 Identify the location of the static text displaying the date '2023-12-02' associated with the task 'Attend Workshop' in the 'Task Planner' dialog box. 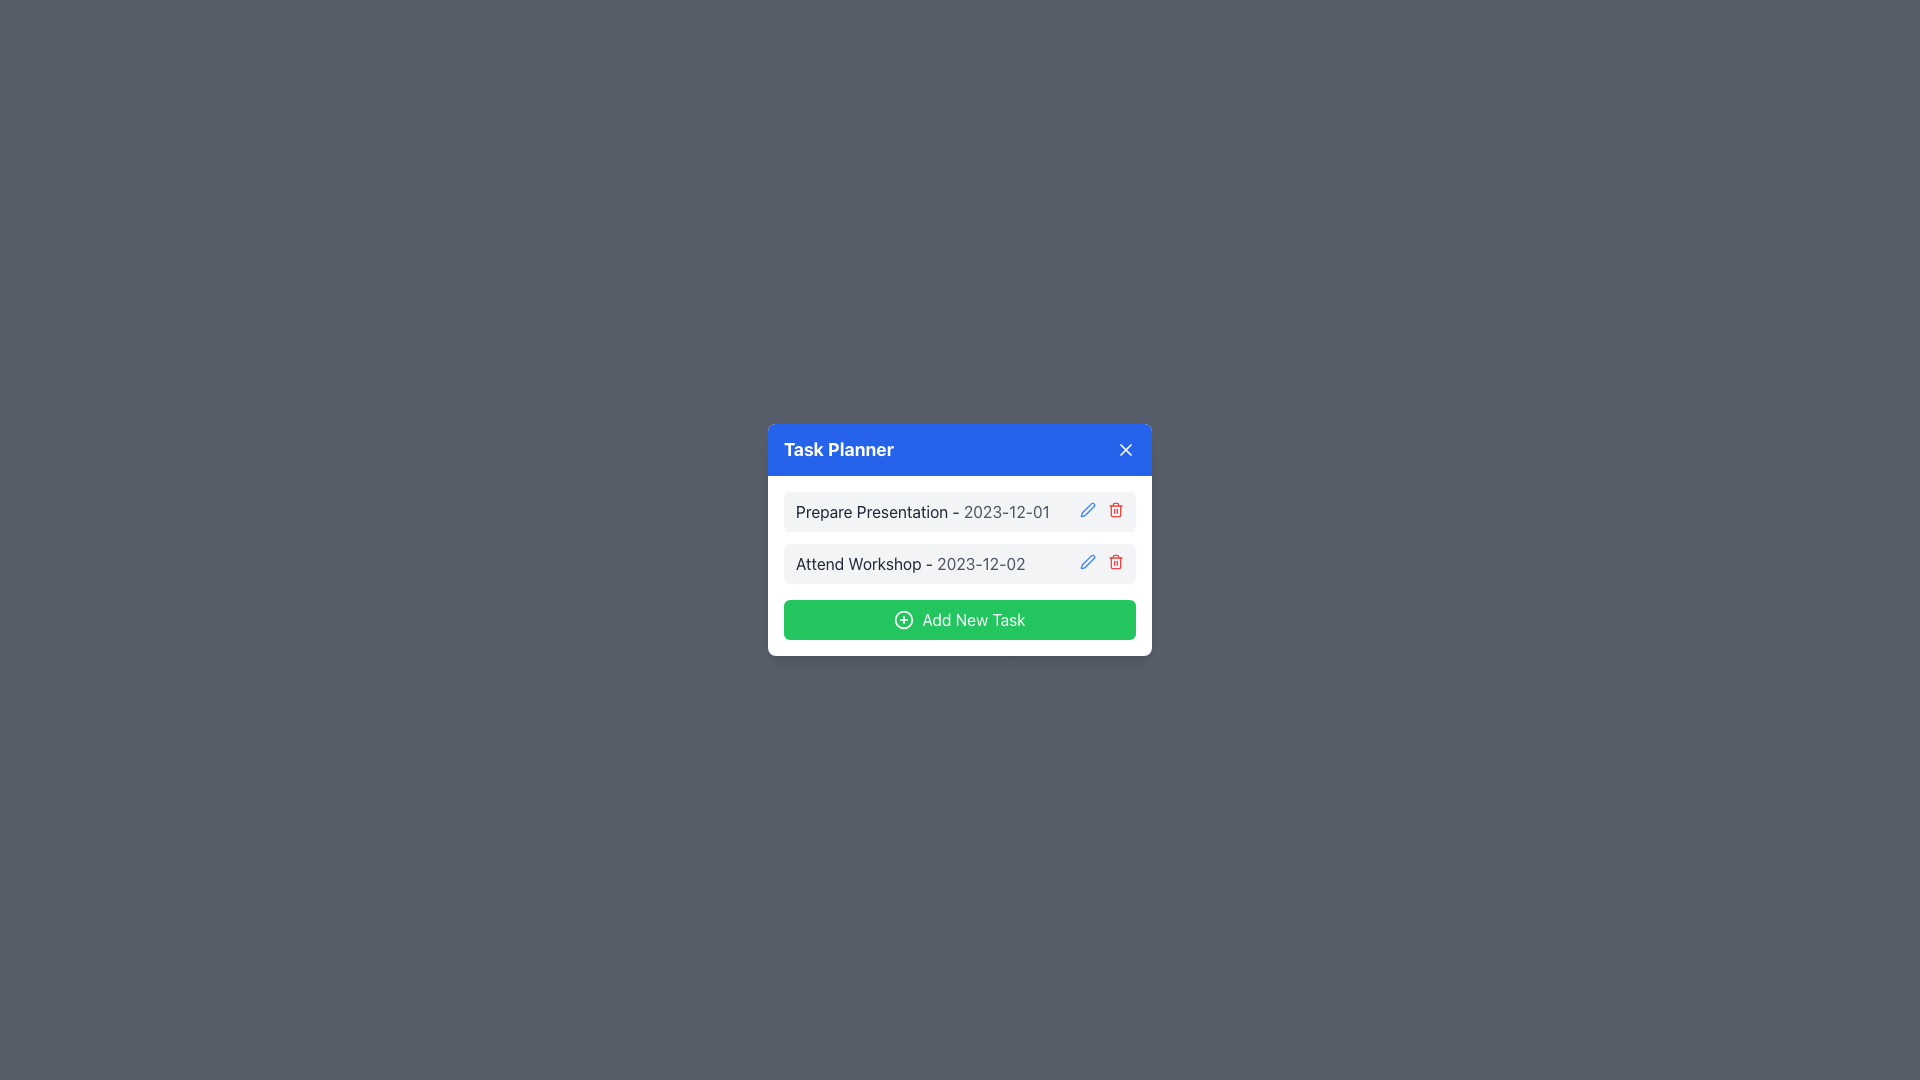
(981, 563).